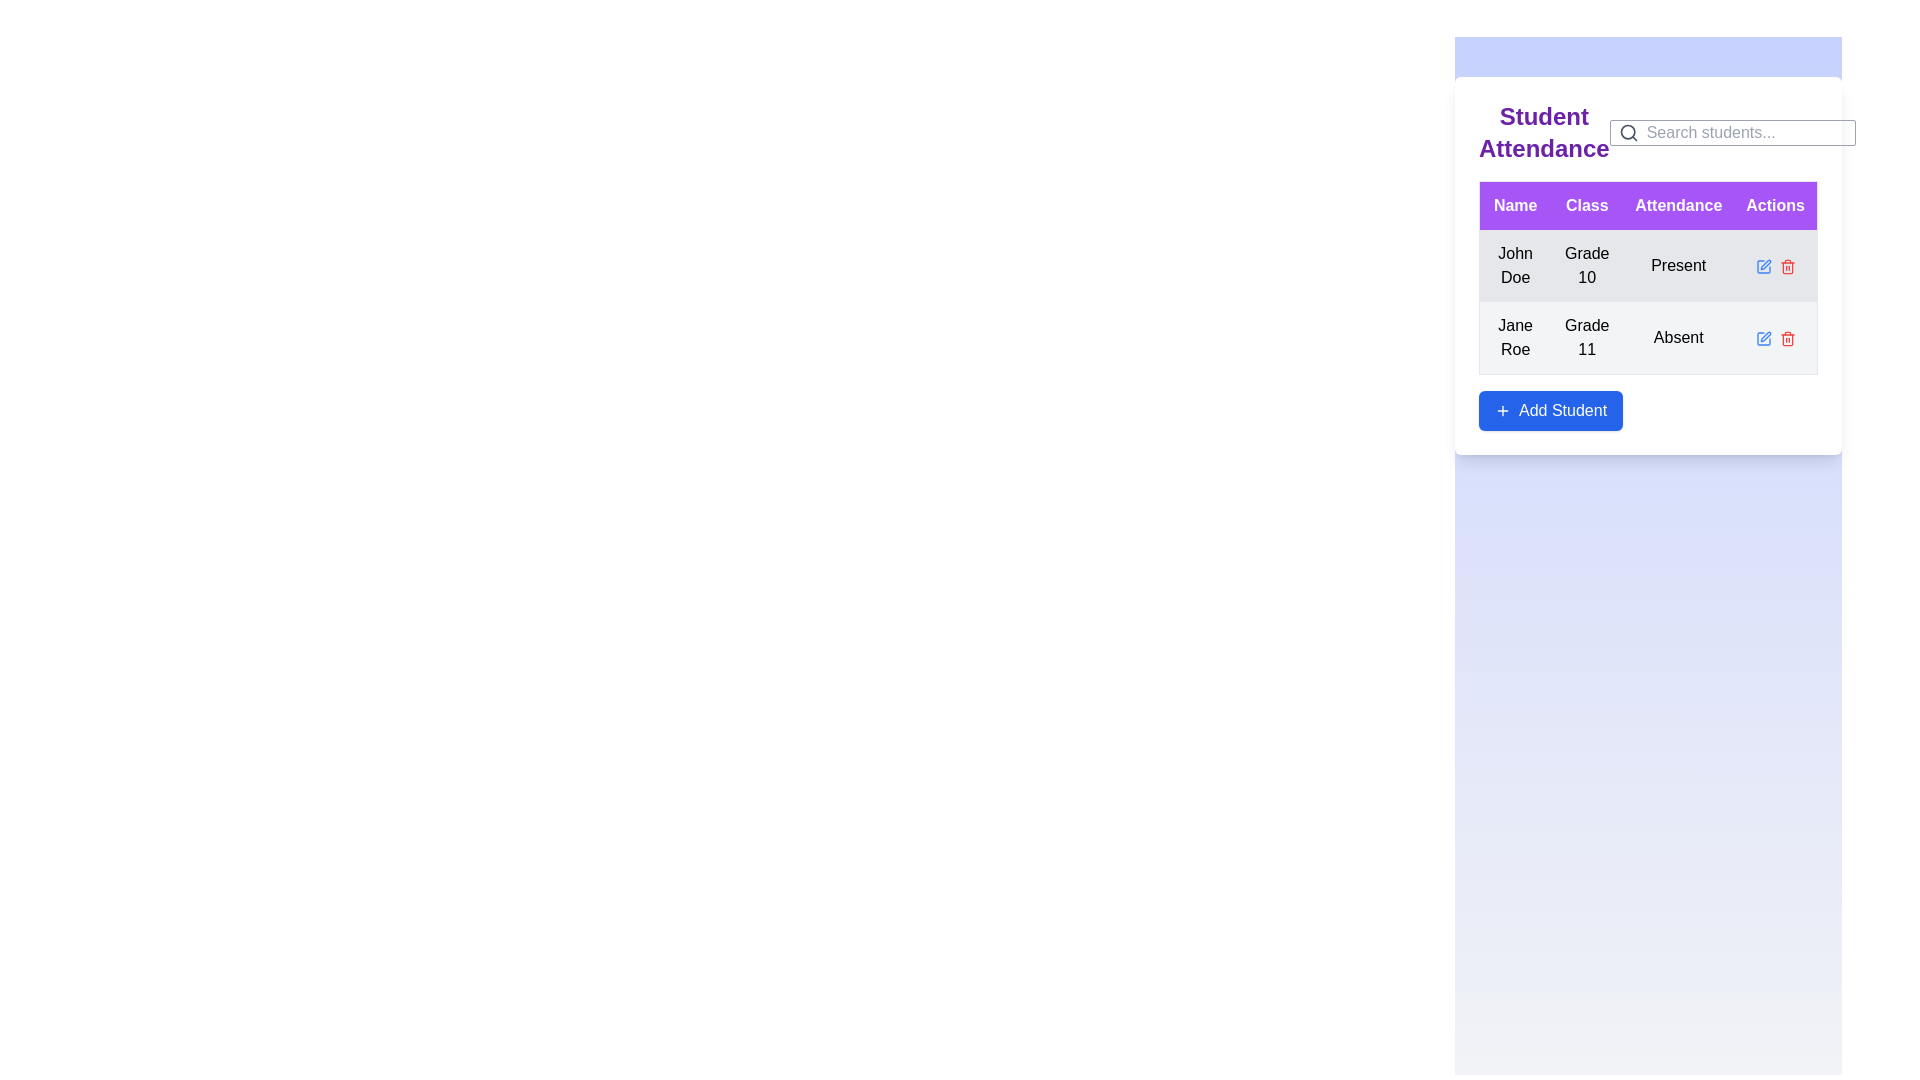 The image size is (1920, 1080). I want to click on the 'Add Student' button located at the bottom of the 'Student Attendance' panel, so click(1549, 410).